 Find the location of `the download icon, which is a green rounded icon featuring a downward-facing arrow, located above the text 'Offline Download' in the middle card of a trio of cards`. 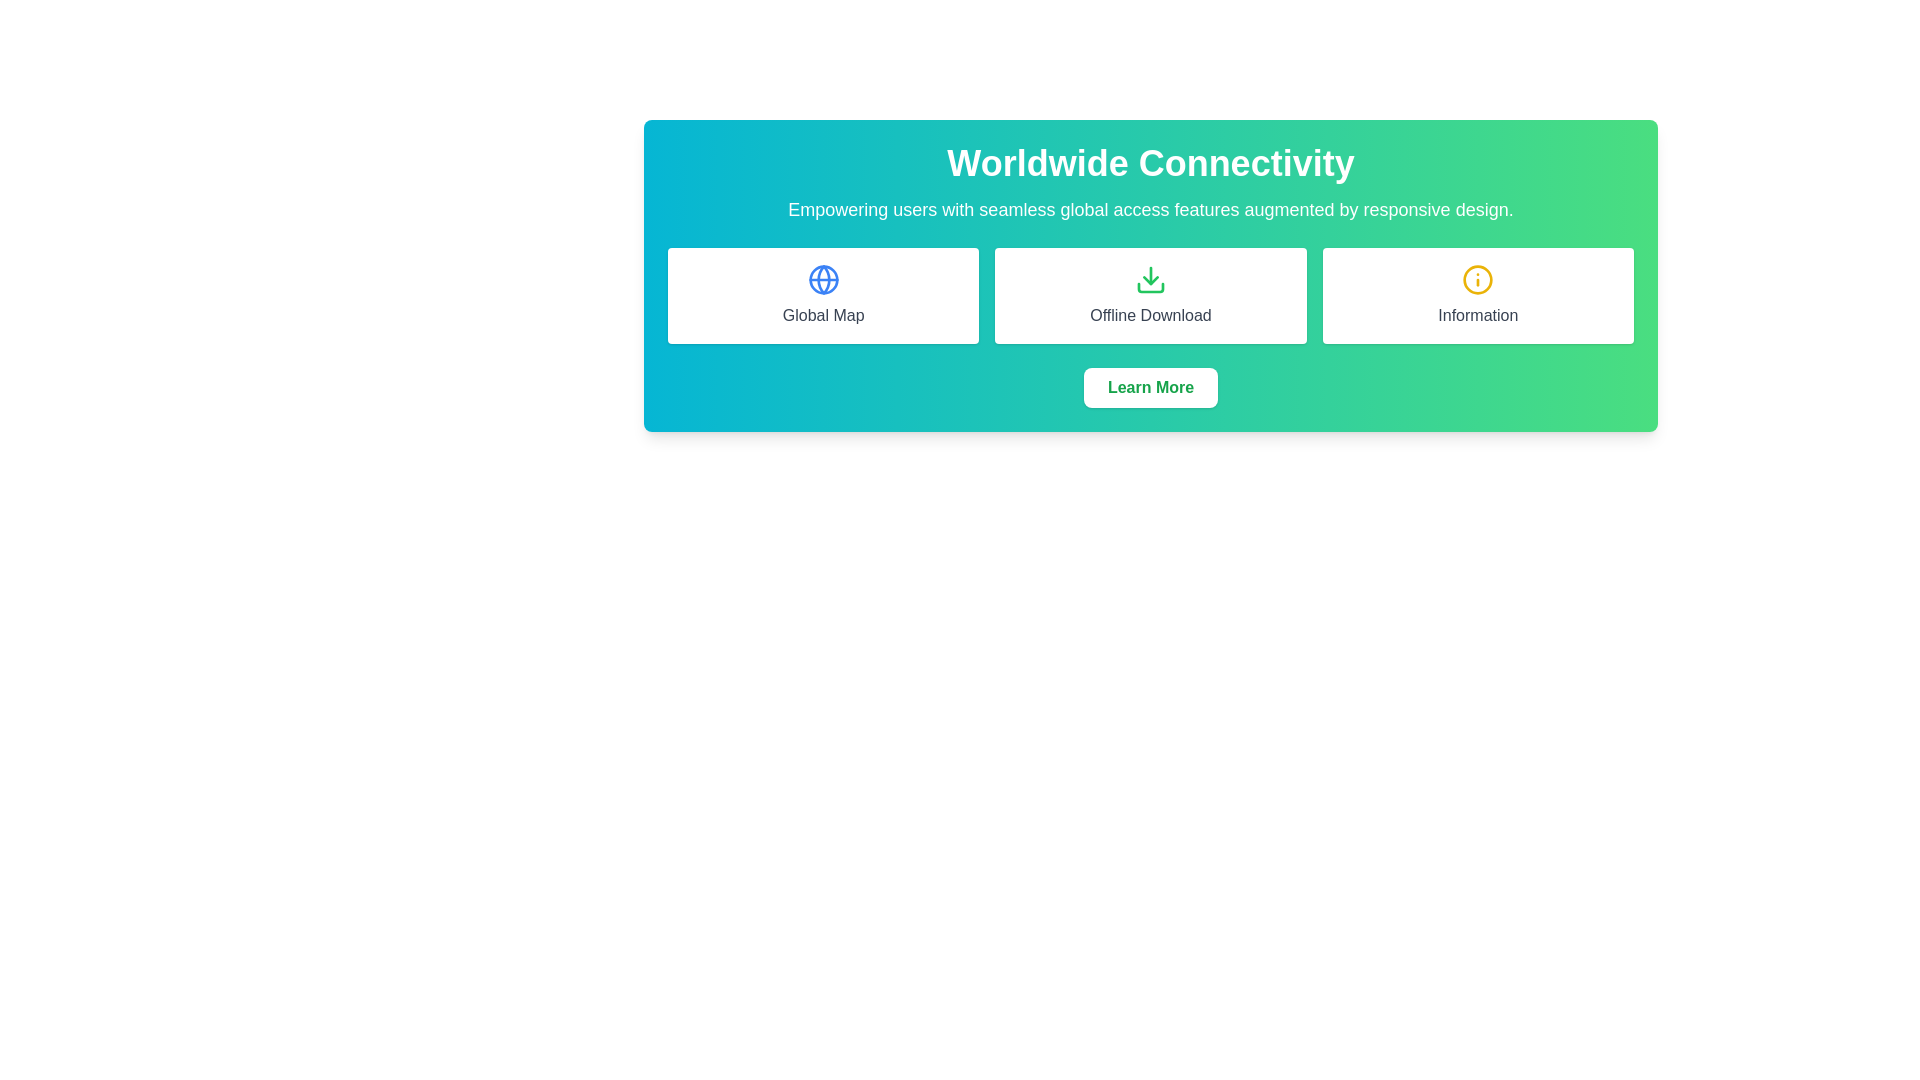

the download icon, which is a green rounded icon featuring a downward-facing arrow, located above the text 'Offline Download' in the middle card of a trio of cards is located at coordinates (1151, 280).